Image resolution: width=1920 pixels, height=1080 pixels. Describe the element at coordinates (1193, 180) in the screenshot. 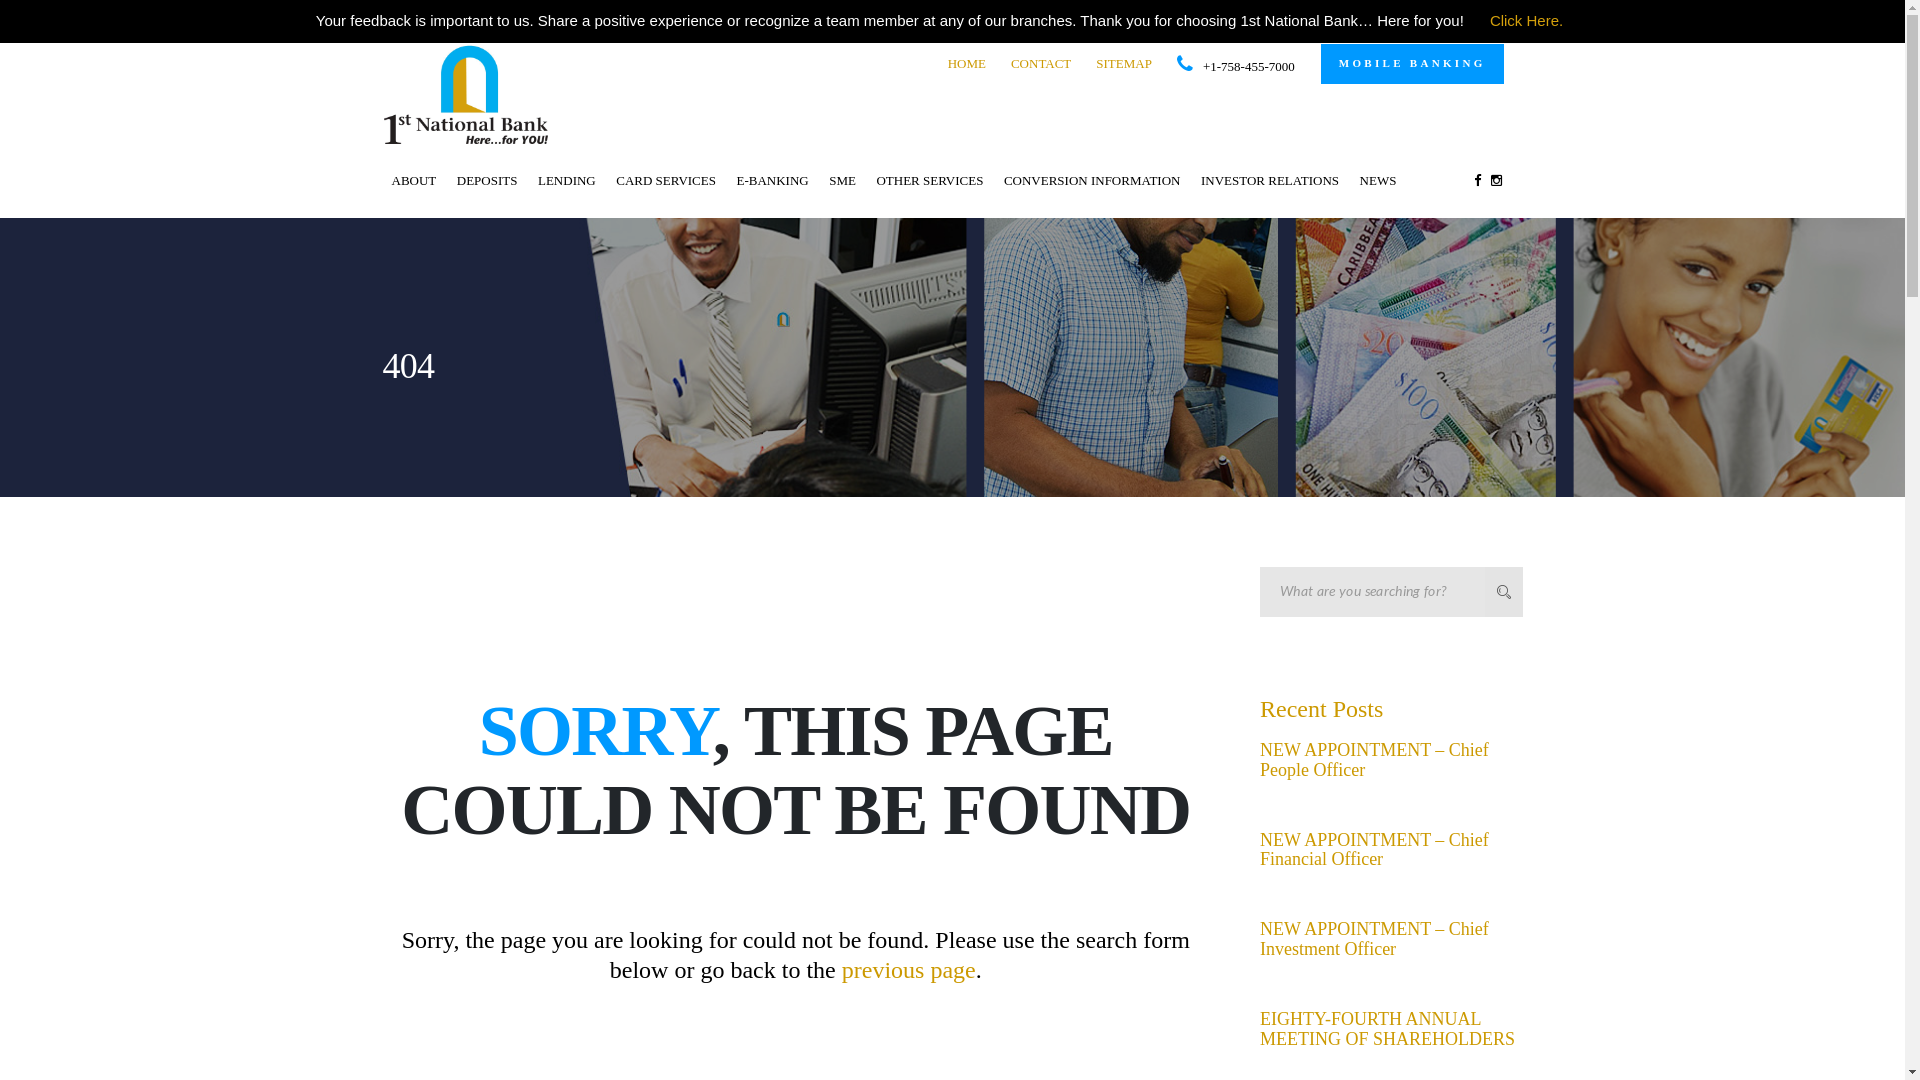

I see `'INVESTOR RELATIONS'` at that location.